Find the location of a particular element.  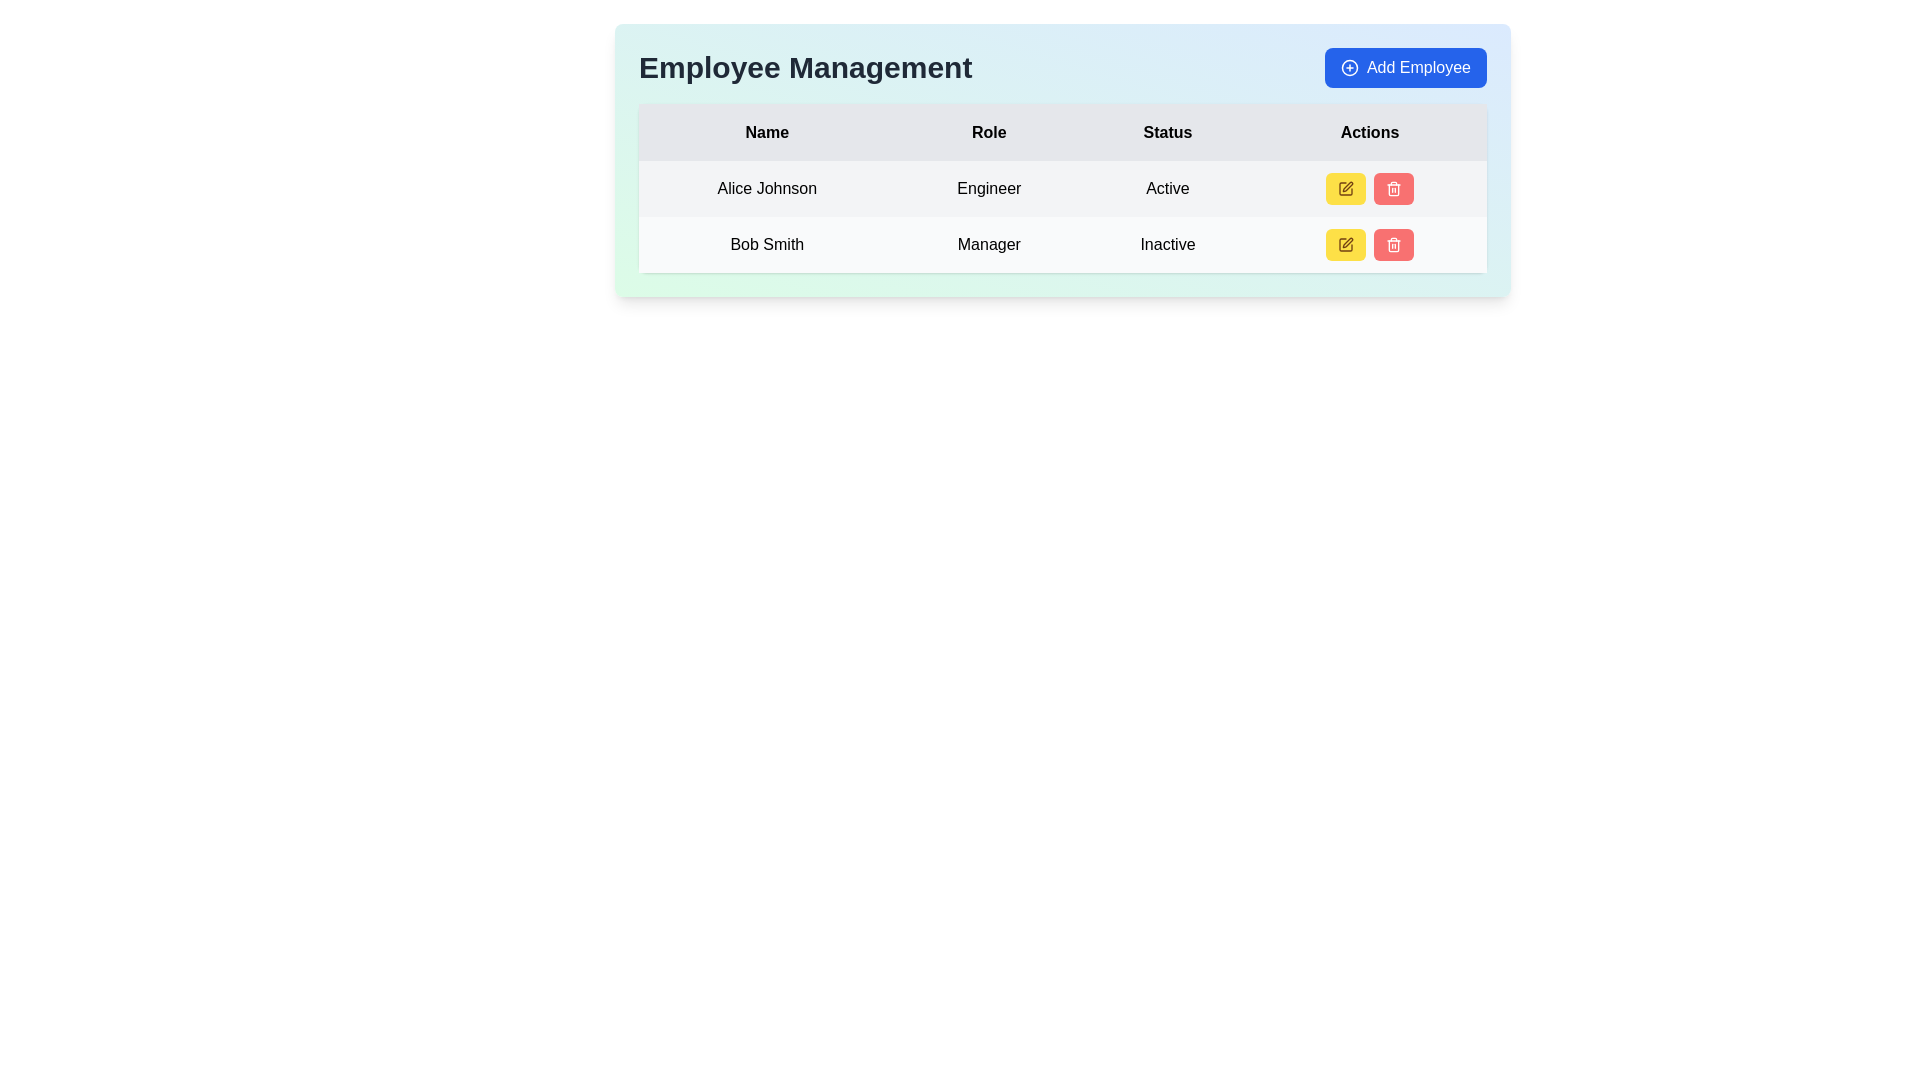

the 'Add Employee' button with rounded corners, blue background, and white text is located at coordinates (1405, 67).